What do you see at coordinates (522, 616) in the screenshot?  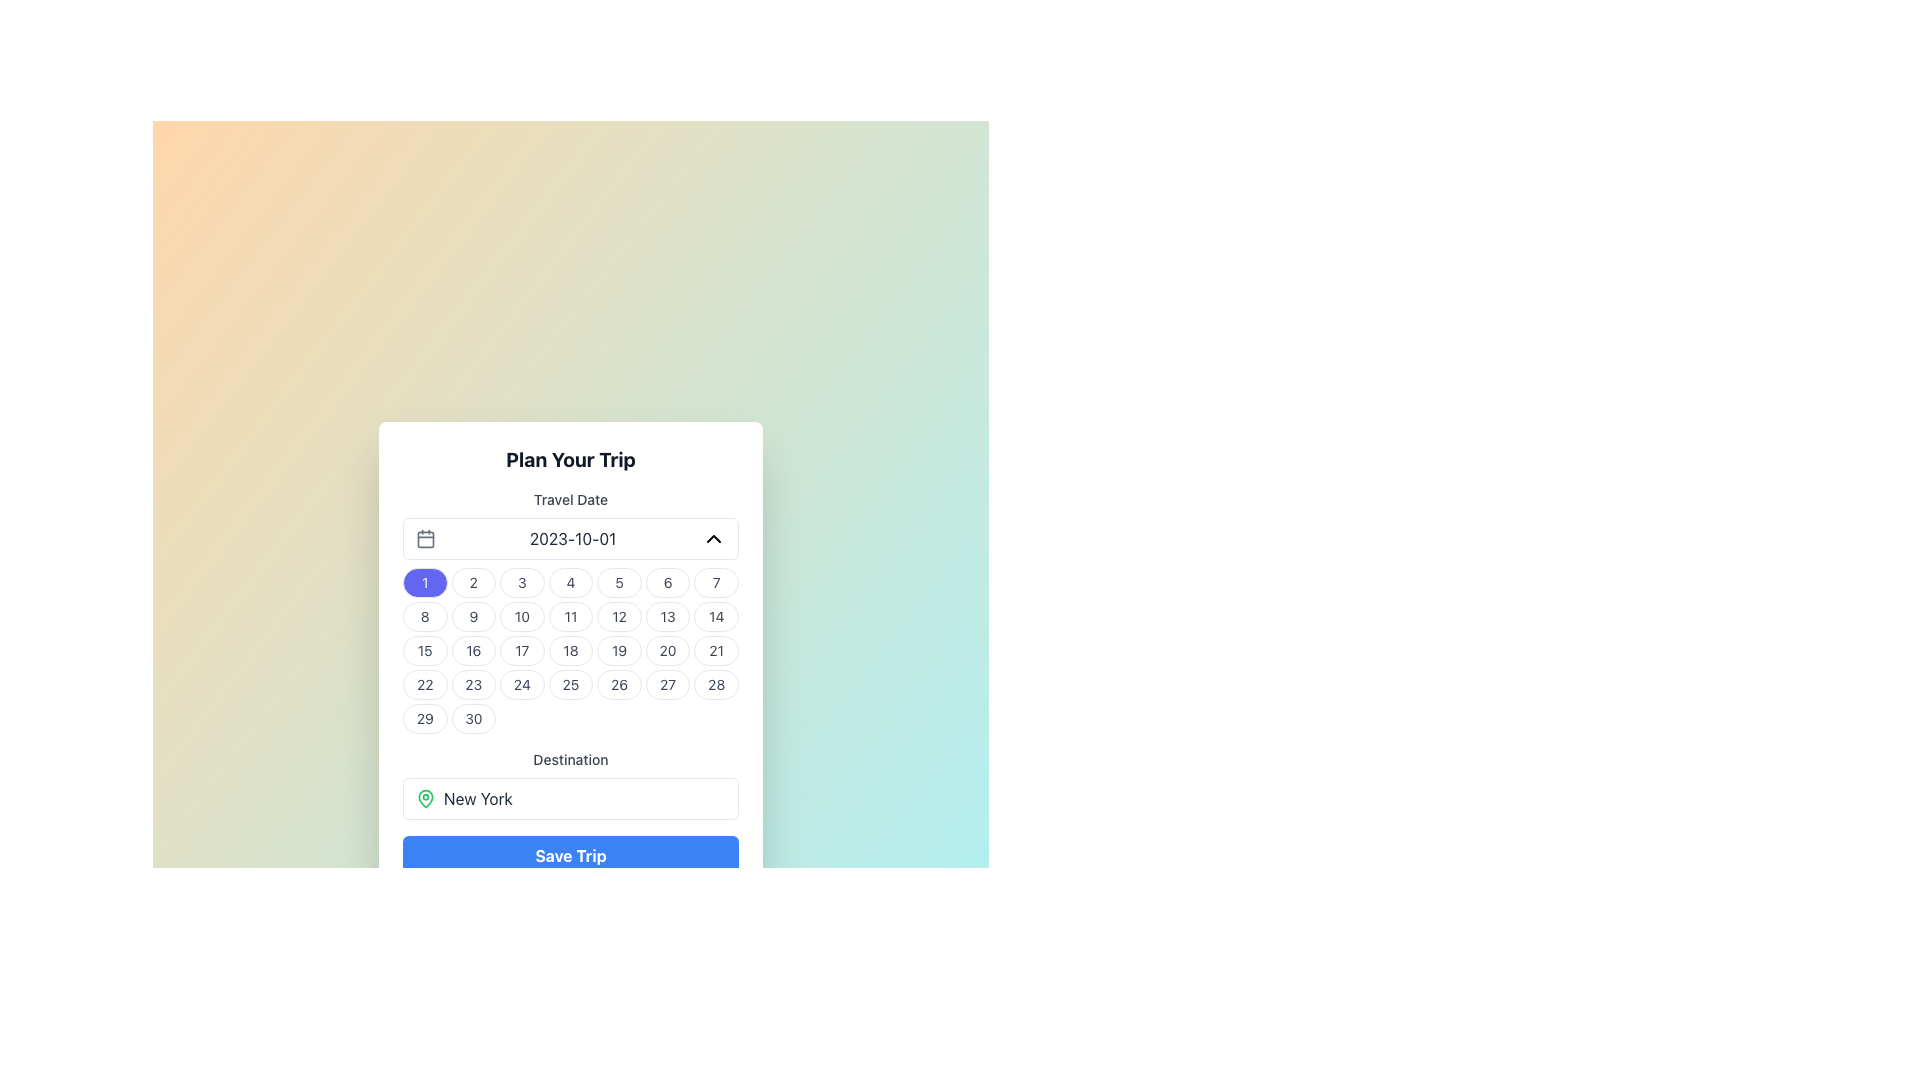 I see `the selectable calendar day button, which is the third item in the second row of a 7-column grid layout within a booking interface` at bounding box center [522, 616].